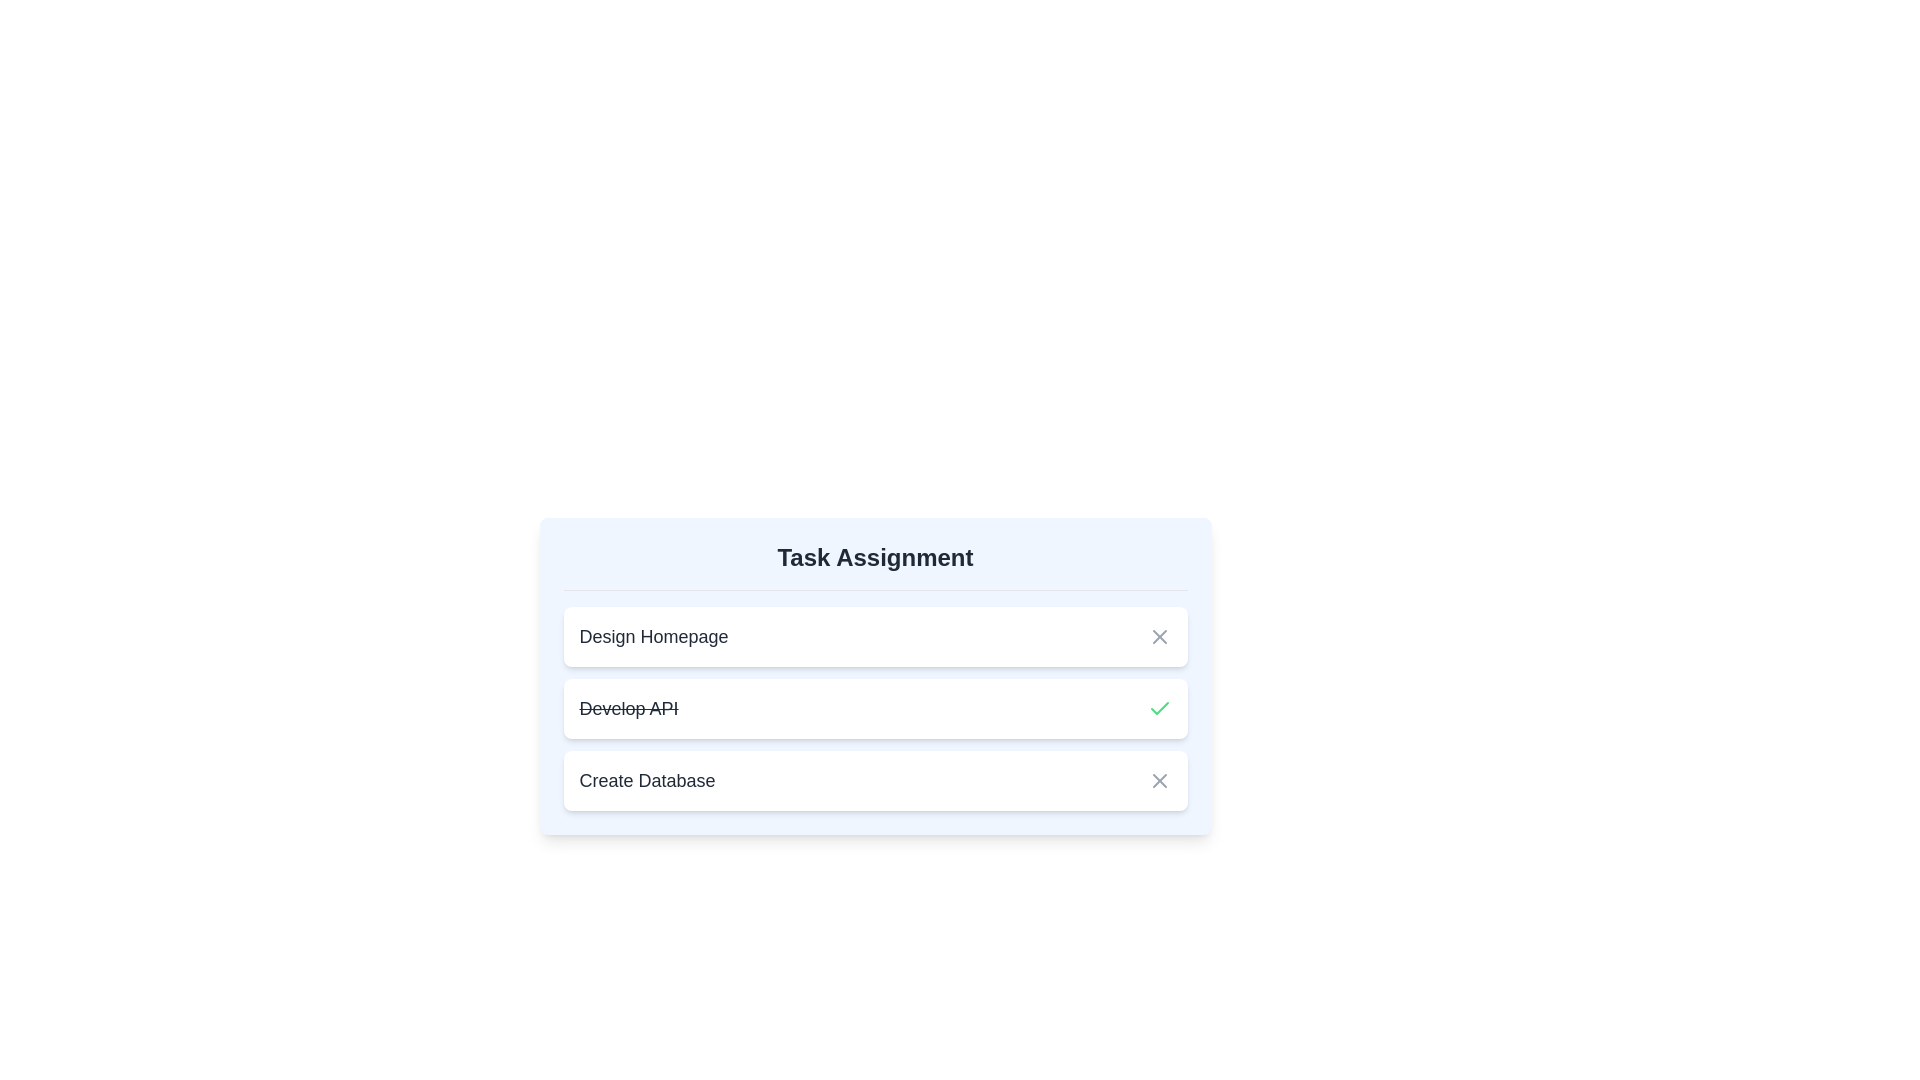  What do you see at coordinates (1159, 779) in the screenshot?
I see `the diagonal cross (X) icon located at the far right of the bottommost task row in the graphical interface` at bounding box center [1159, 779].